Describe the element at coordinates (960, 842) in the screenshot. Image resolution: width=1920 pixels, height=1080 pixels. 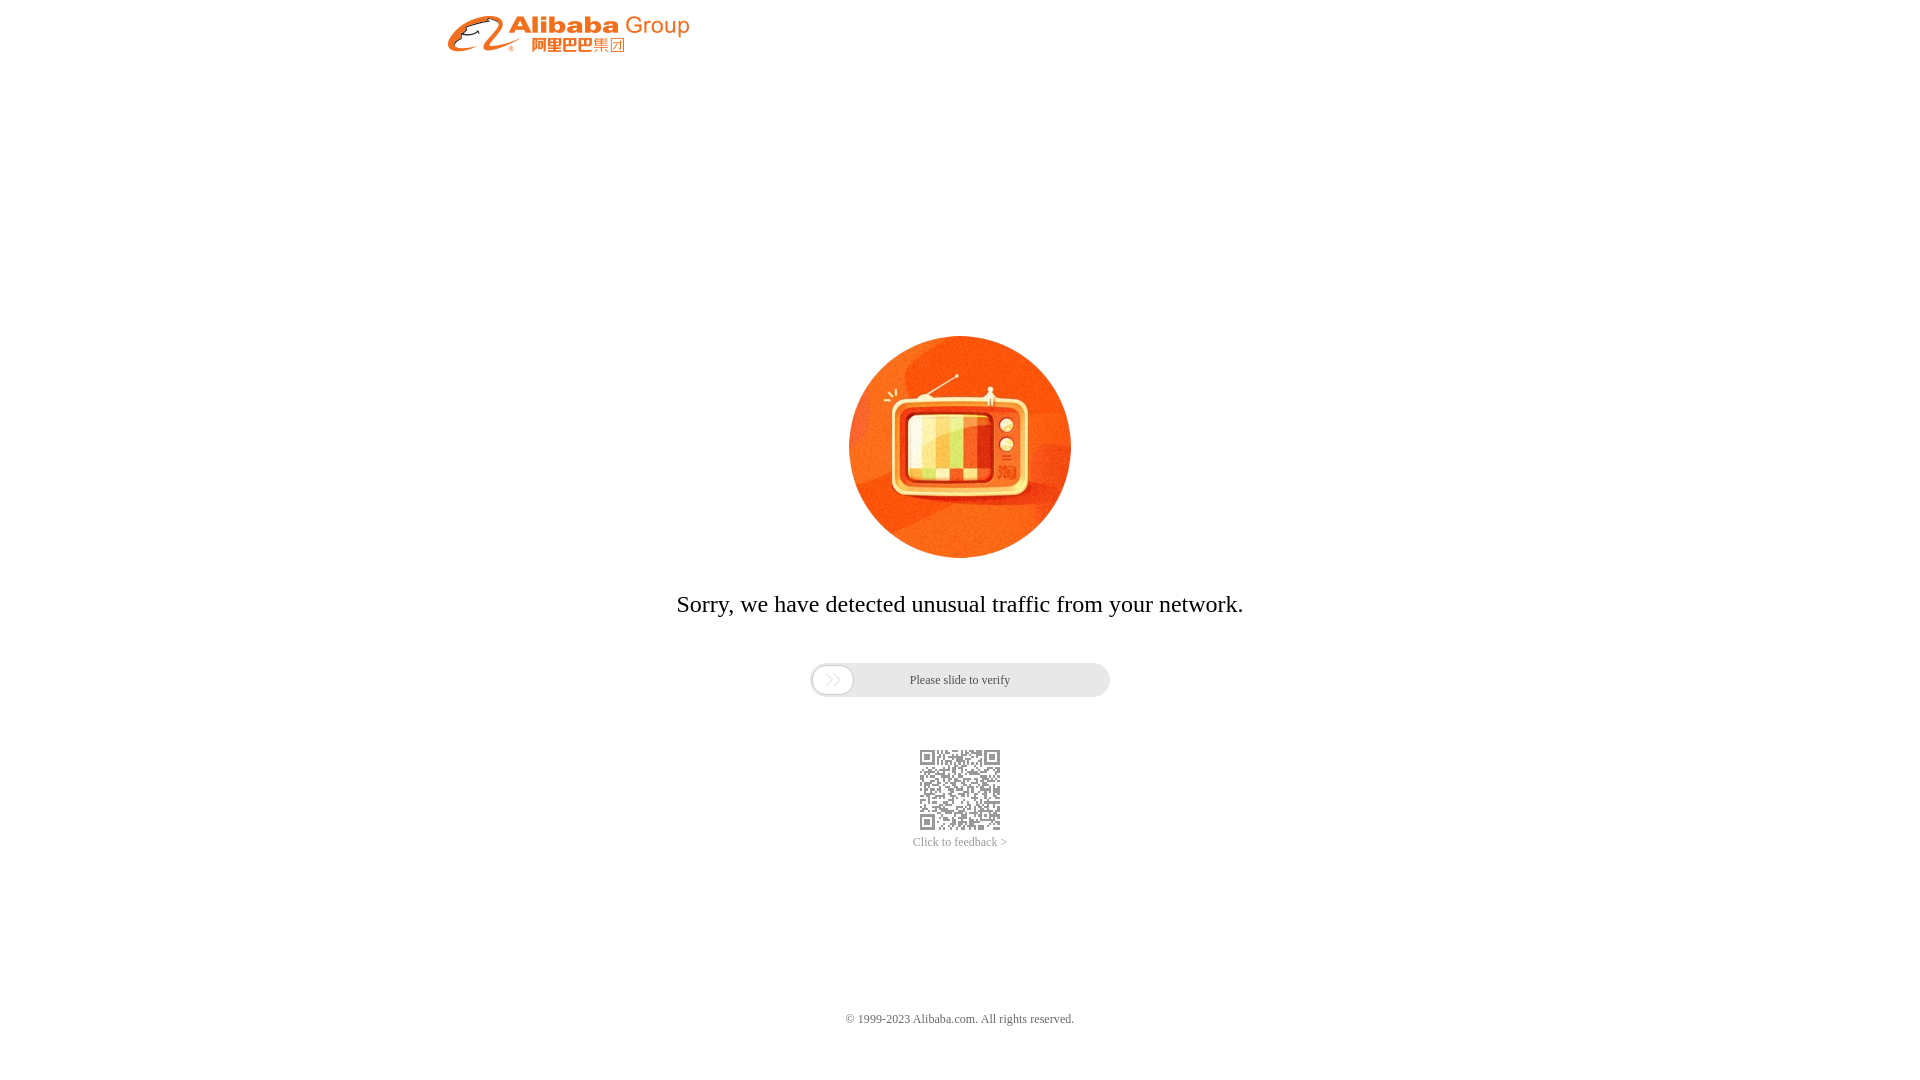
I see `'Click to feedback >'` at that location.